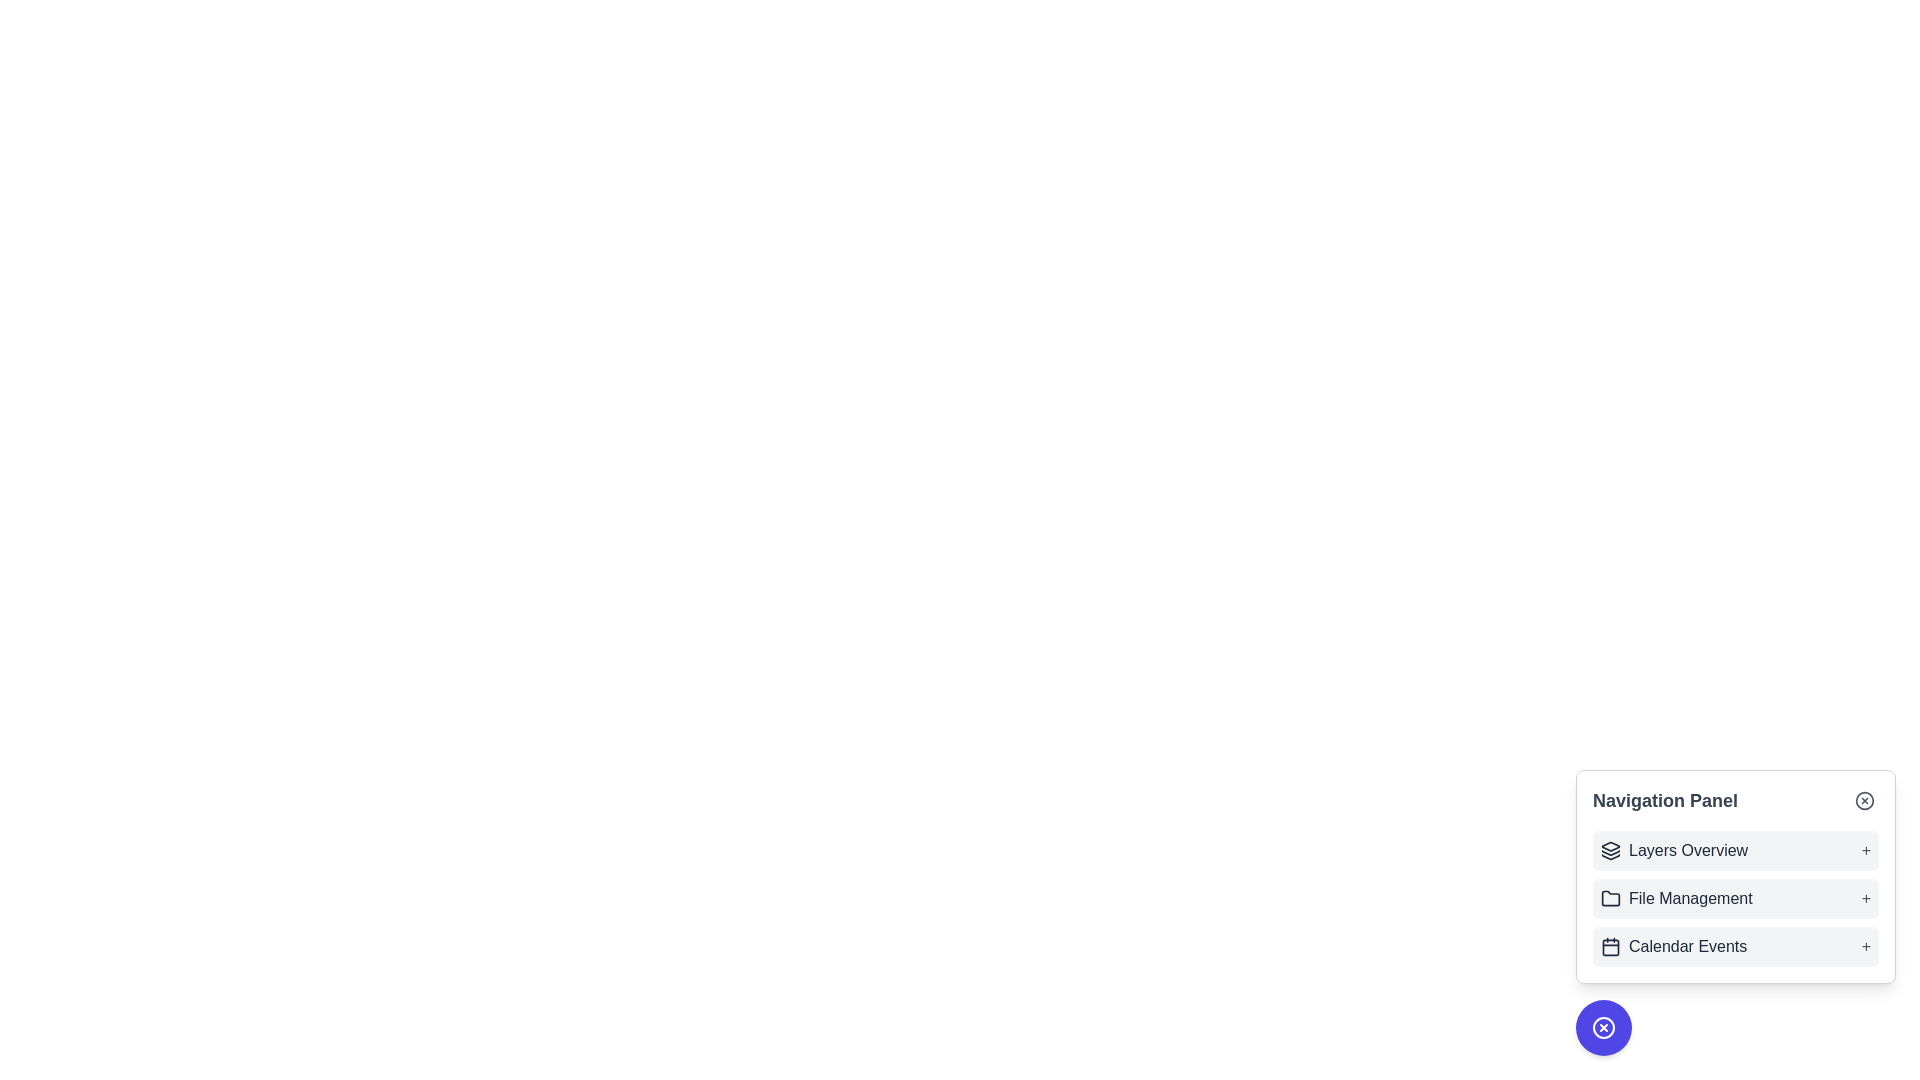 The height and width of the screenshot is (1080, 1920). What do you see at coordinates (1865, 851) in the screenshot?
I see `the plus sign icon located in the Navigation Panel, adjacent to the 'Layers Overview' text, to indicate the possibility of expanding or interacting with related content` at bounding box center [1865, 851].